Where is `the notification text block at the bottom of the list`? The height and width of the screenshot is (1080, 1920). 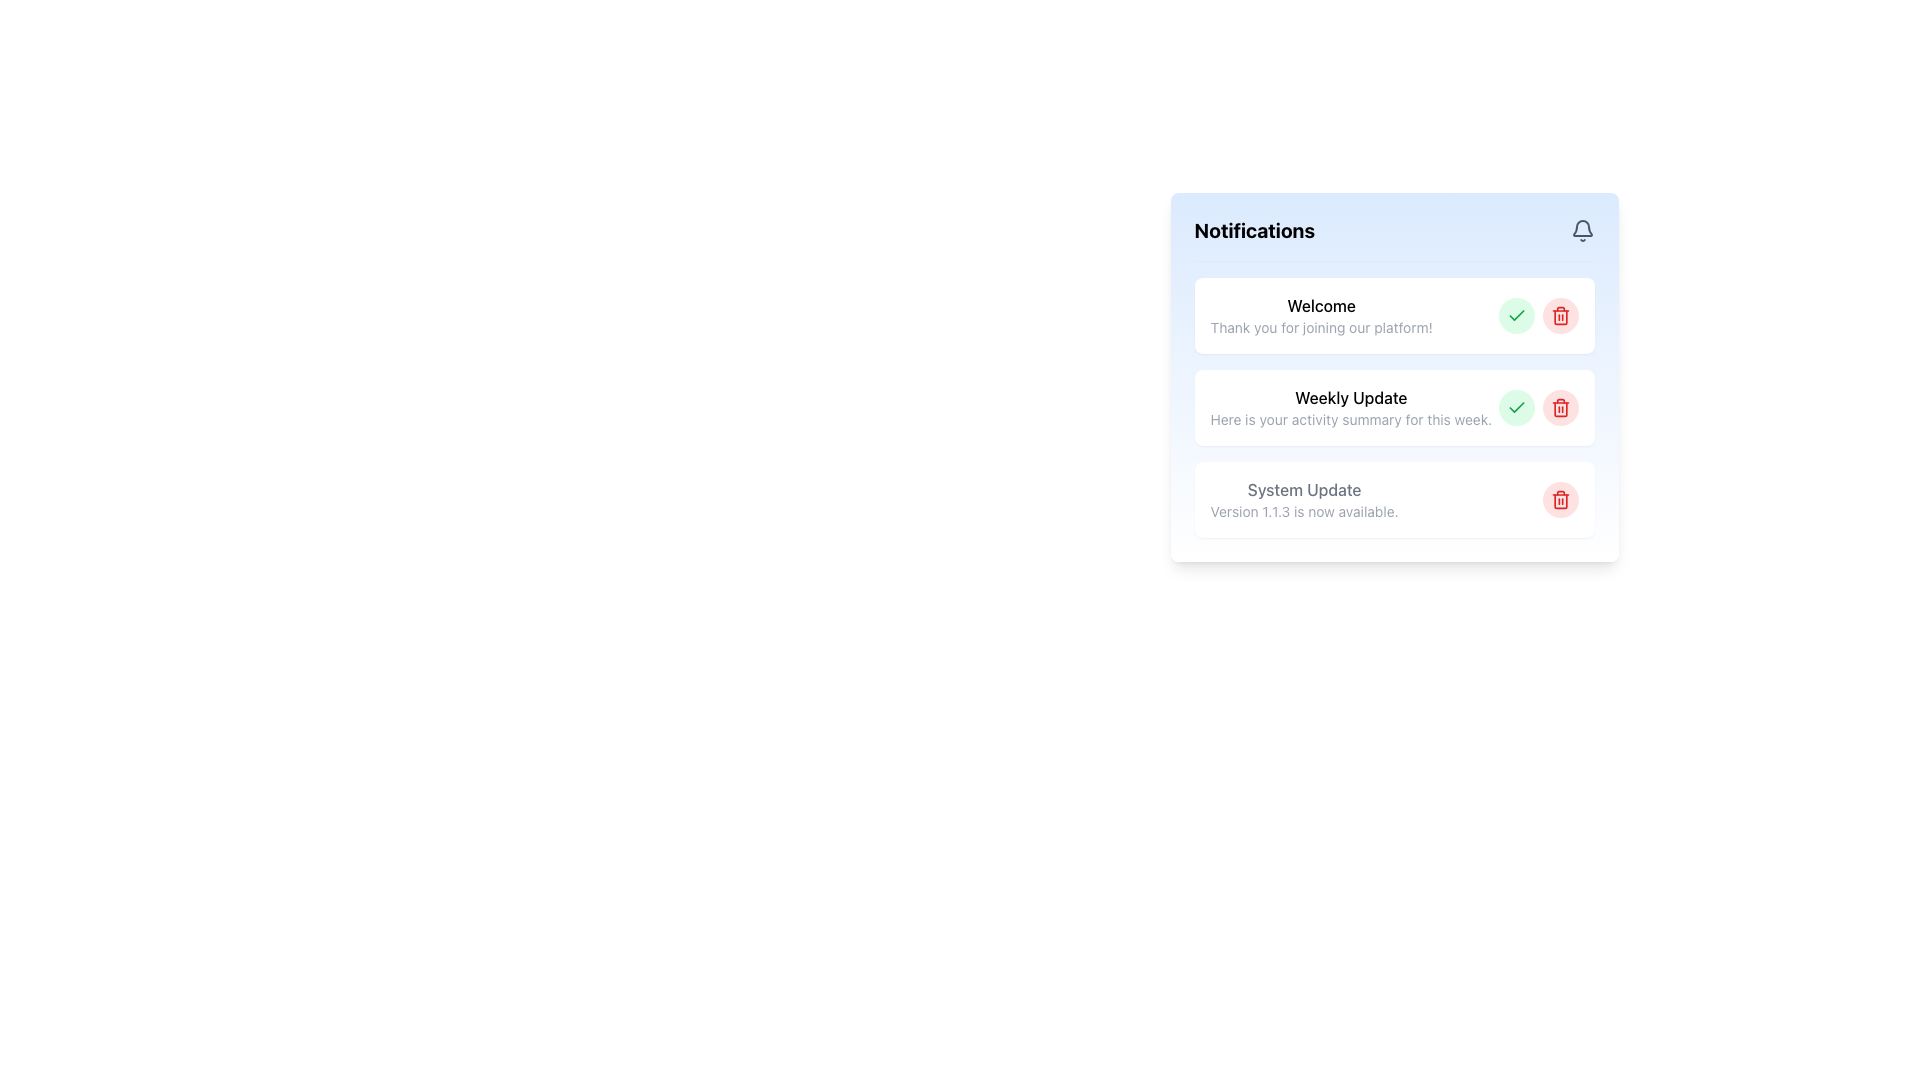 the notification text block at the bottom of the list is located at coordinates (1304, 499).